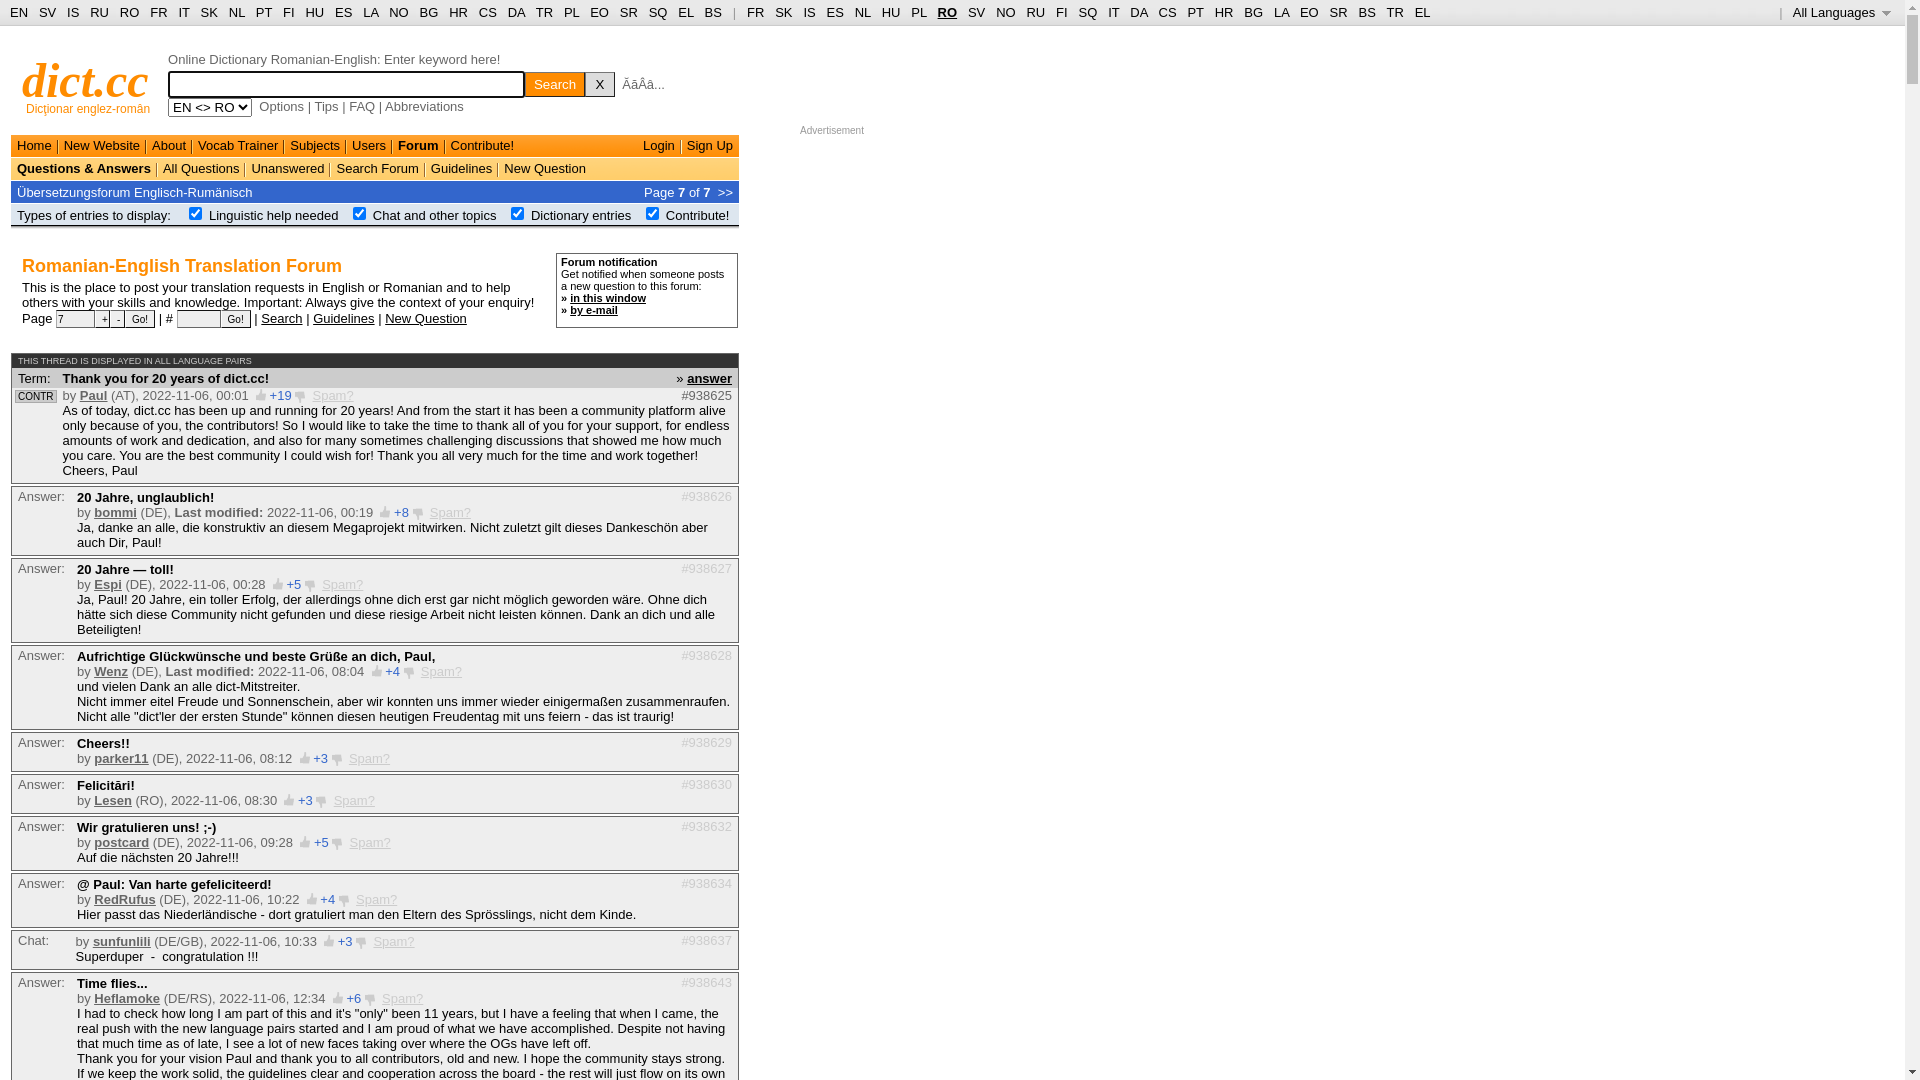 The height and width of the screenshot is (1080, 1920). What do you see at coordinates (35, 396) in the screenshot?
I see `'CONTR'` at bounding box center [35, 396].